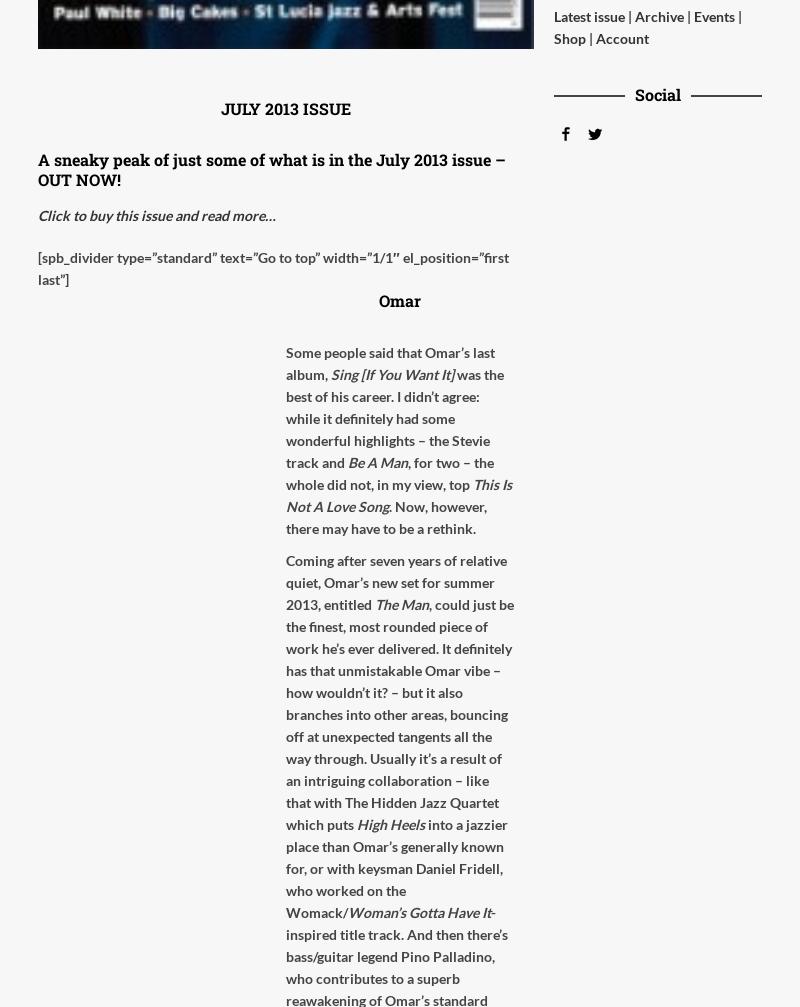 This screenshot has height=1007, width=800. I want to click on 'Be A Man', so click(377, 462).